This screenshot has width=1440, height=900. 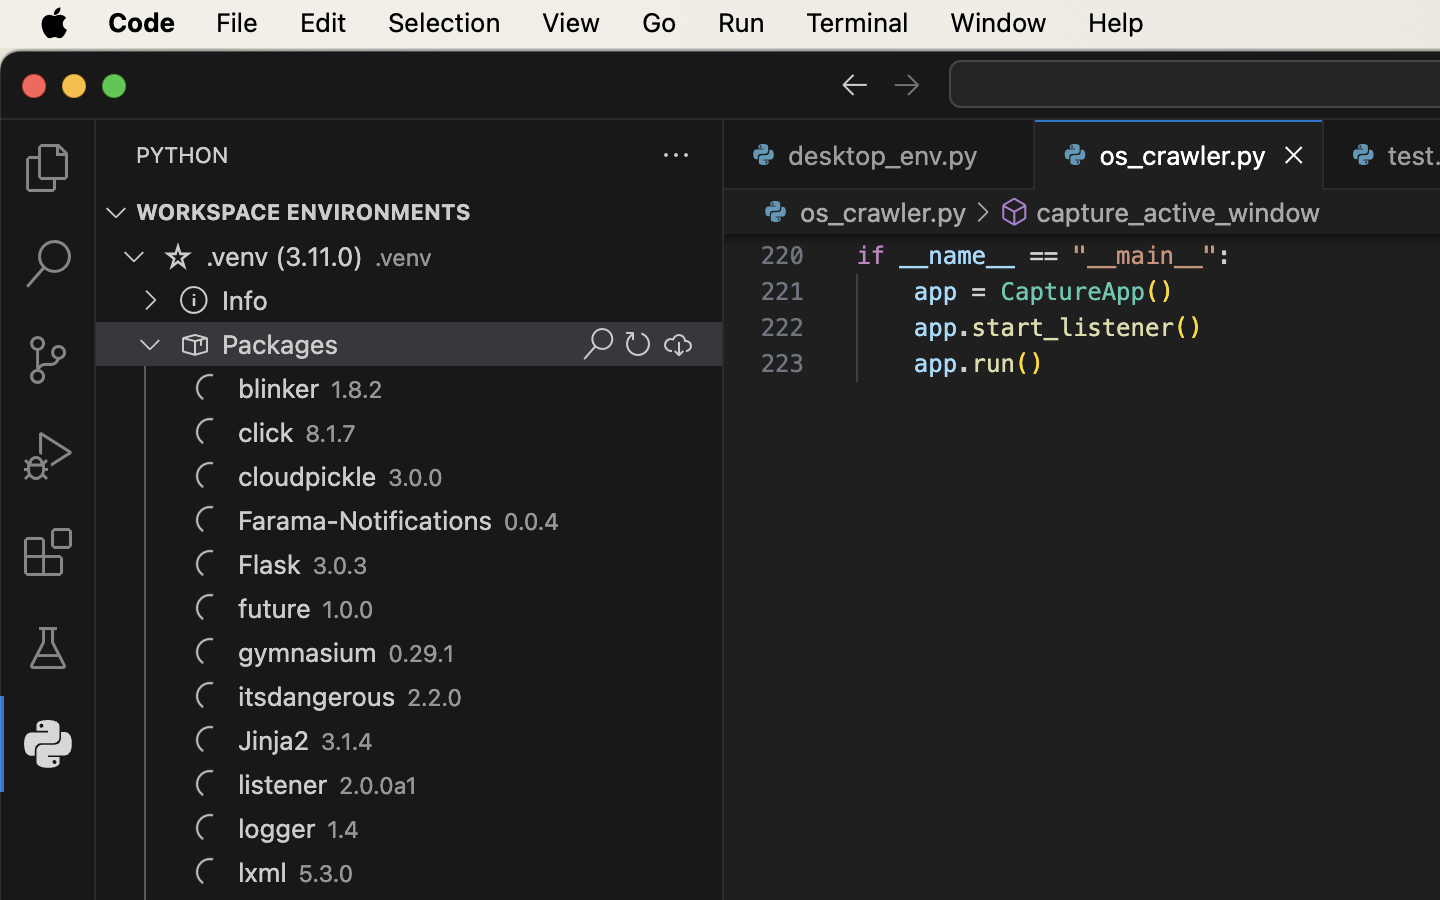 What do you see at coordinates (357, 389) in the screenshot?
I see `'1.8.2'` at bounding box center [357, 389].